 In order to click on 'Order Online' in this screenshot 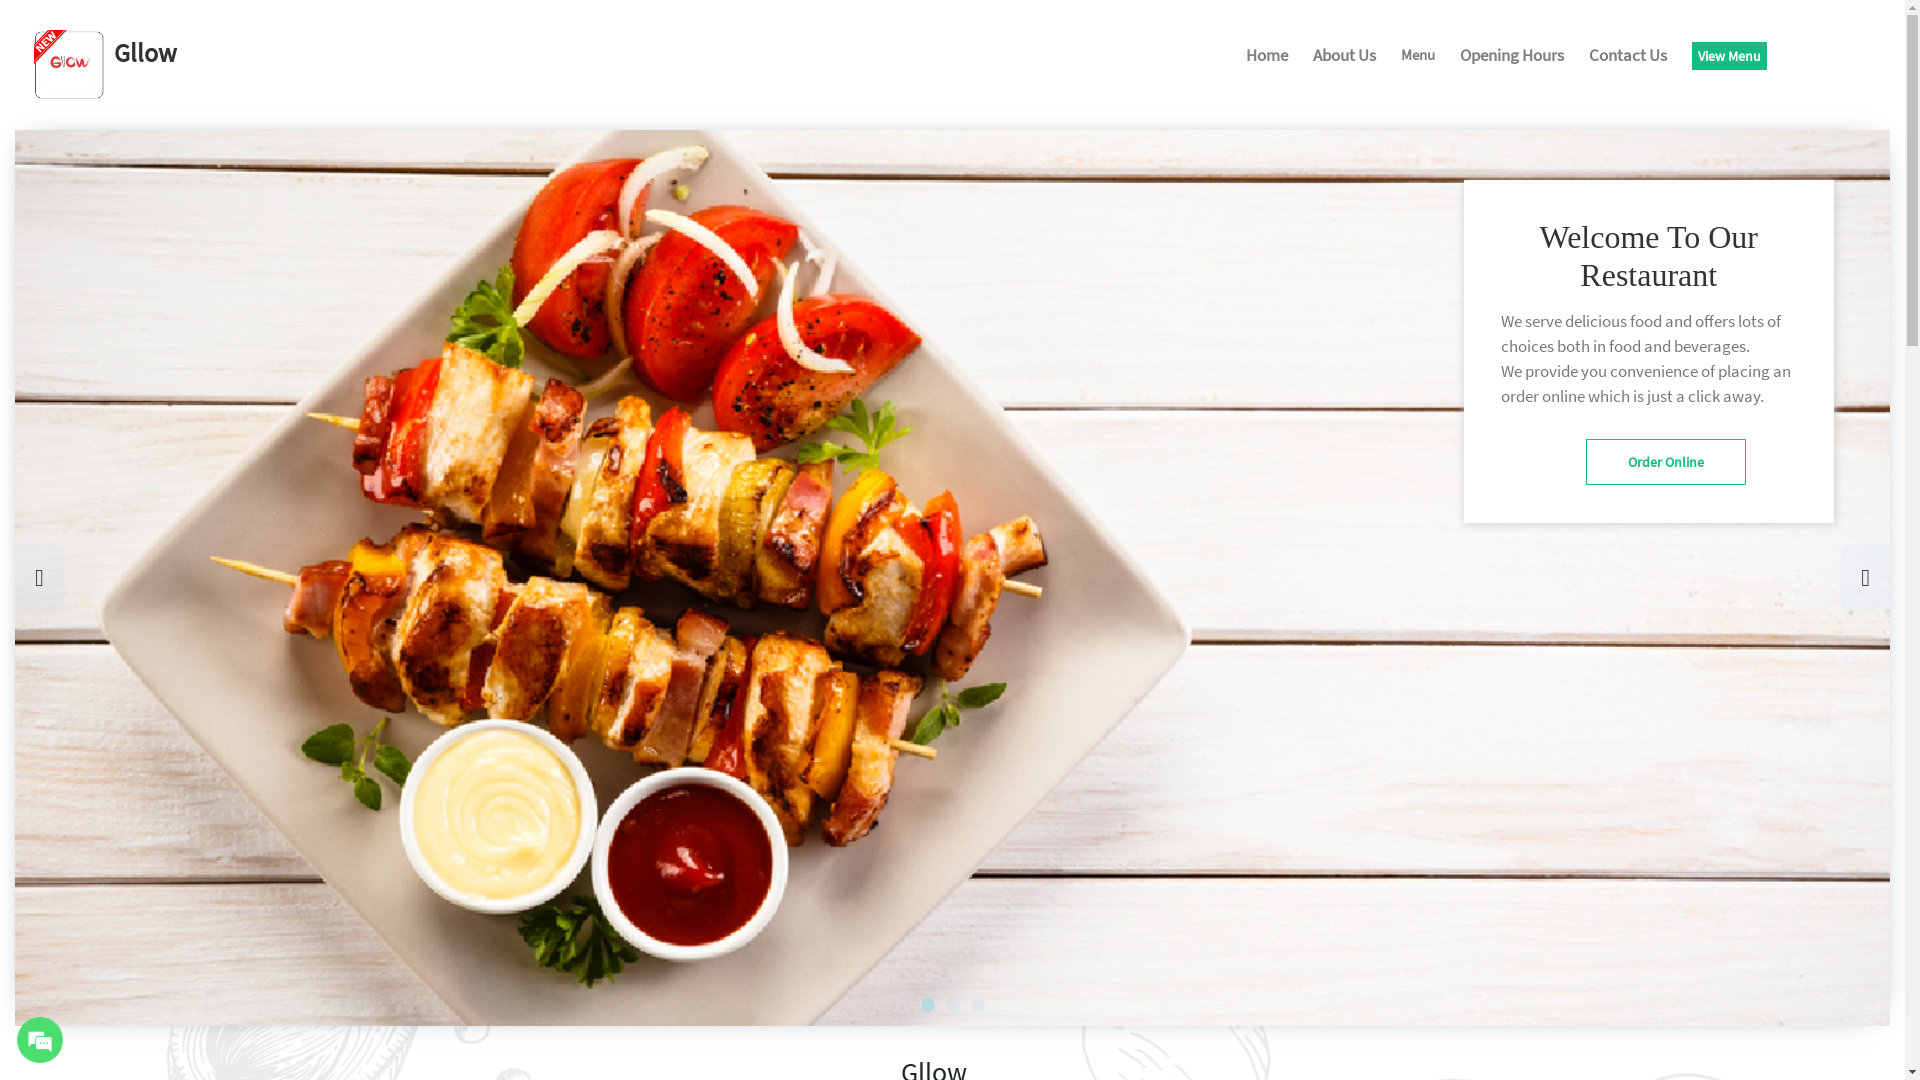, I will do `click(1665, 462)`.